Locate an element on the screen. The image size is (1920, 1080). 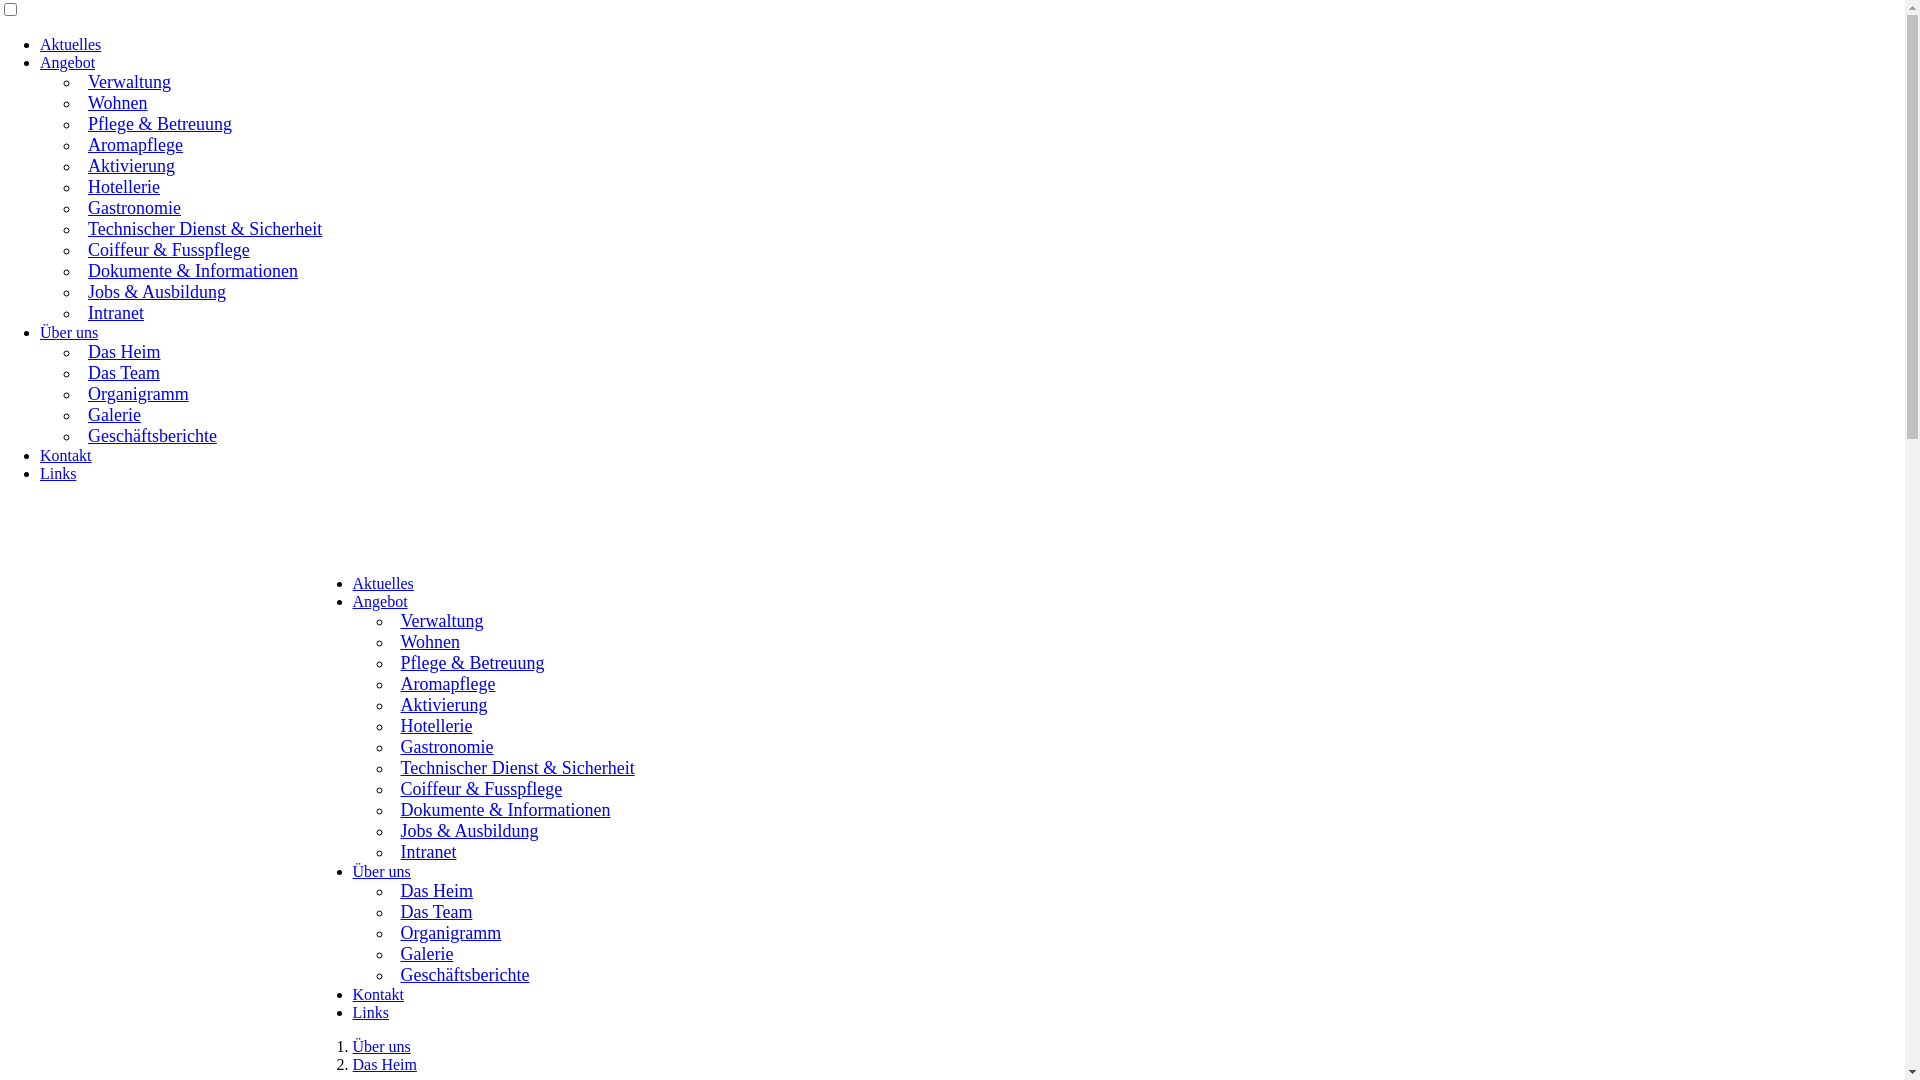
'Jobs & Ausbildung' is located at coordinates (465, 829).